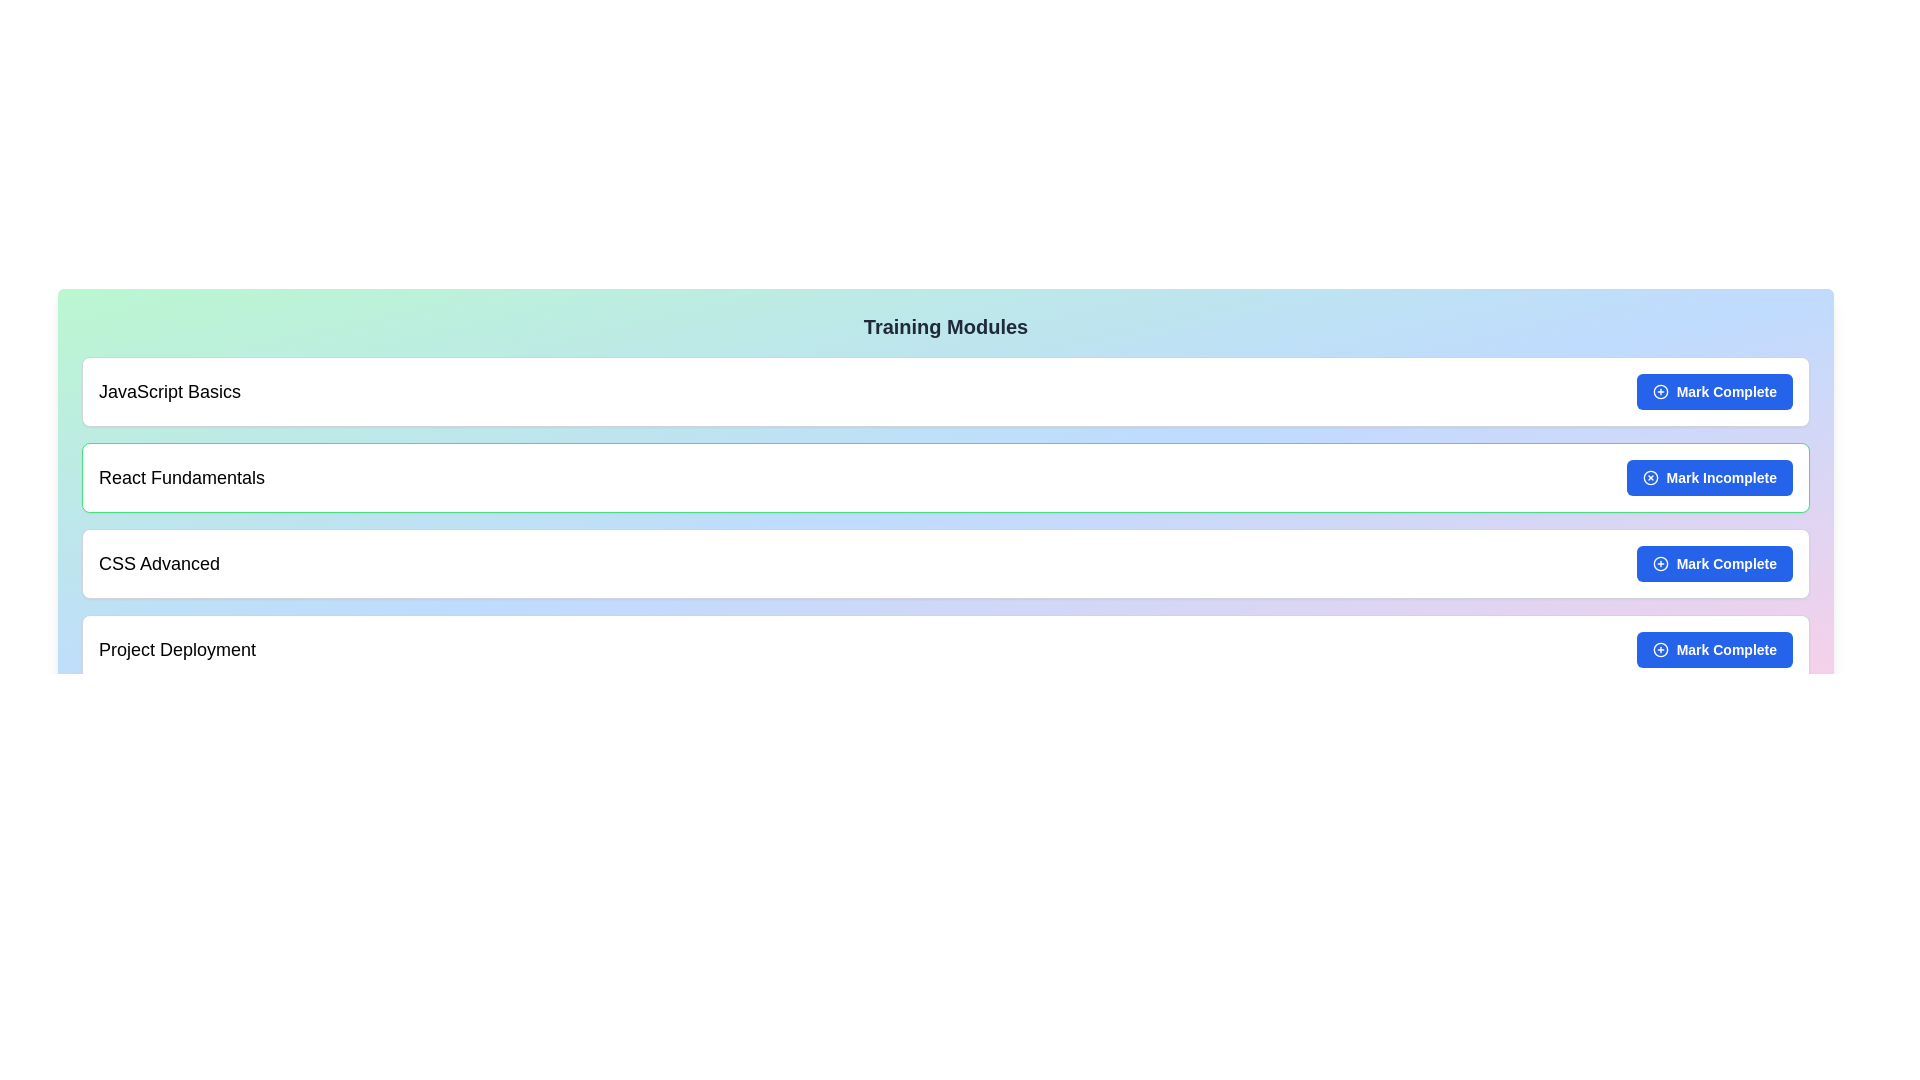 The height and width of the screenshot is (1080, 1920). I want to click on the 'Mark Complete' button, which is a vibrant blue button with a bold white label, so click(1713, 392).